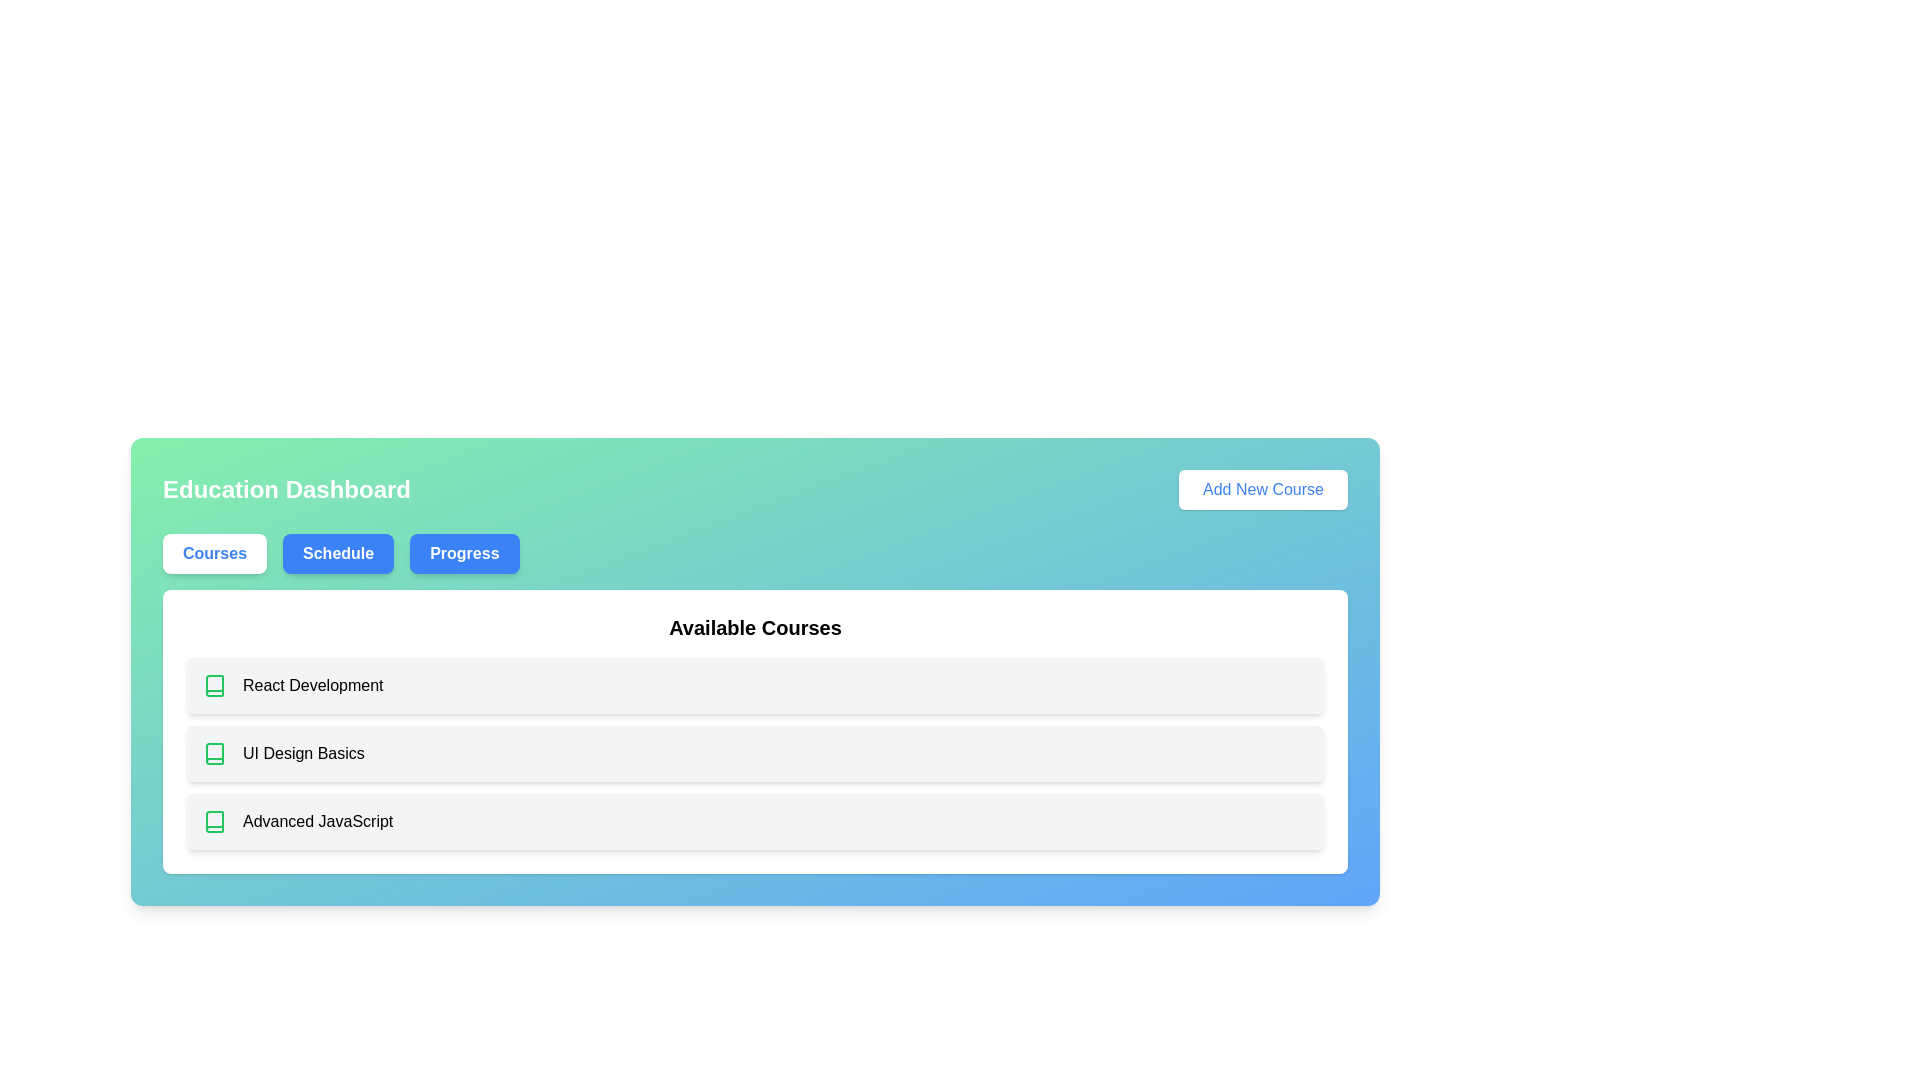  What do you see at coordinates (215, 753) in the screenshot?
I see `the small book icon with a green border, located to the left of the text 'UI Design Basics'` at bounding box center [215, 753].